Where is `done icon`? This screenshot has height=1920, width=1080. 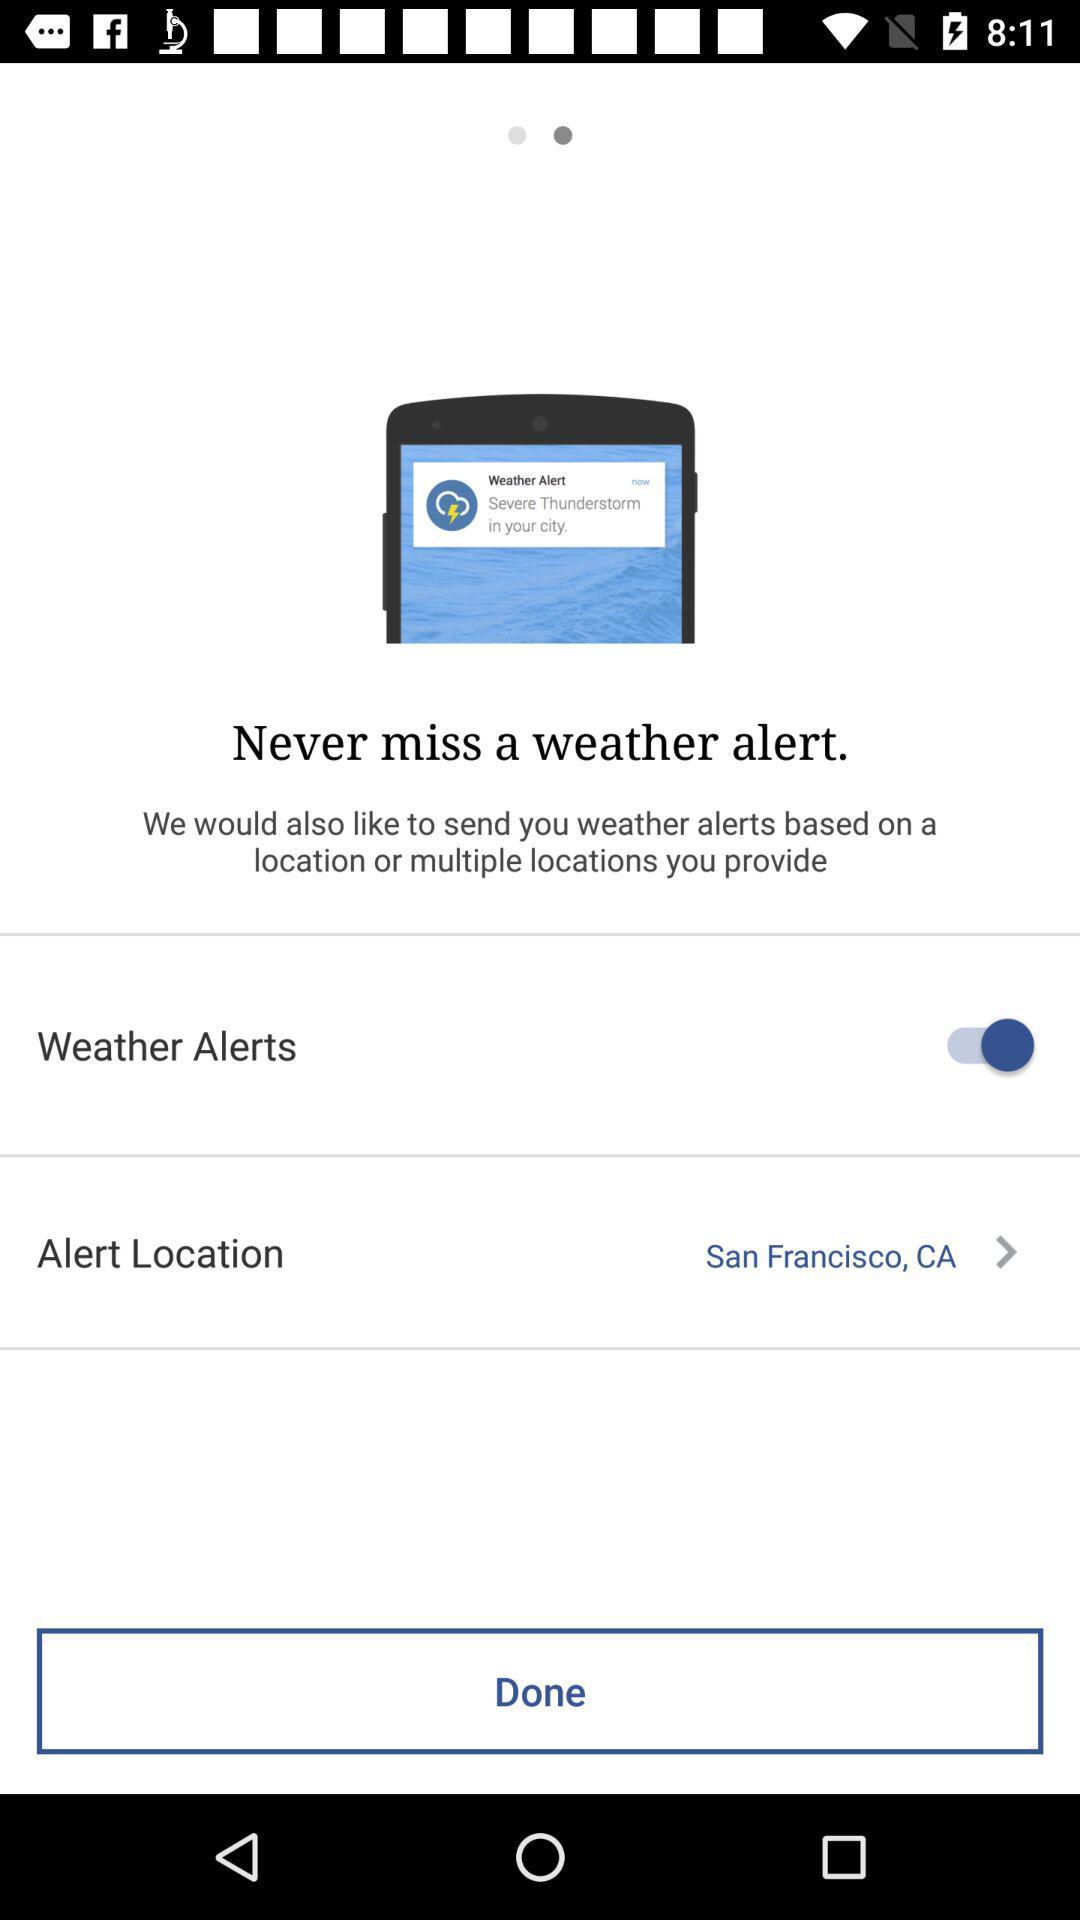 done icon is located at coordinates (540, 1690).